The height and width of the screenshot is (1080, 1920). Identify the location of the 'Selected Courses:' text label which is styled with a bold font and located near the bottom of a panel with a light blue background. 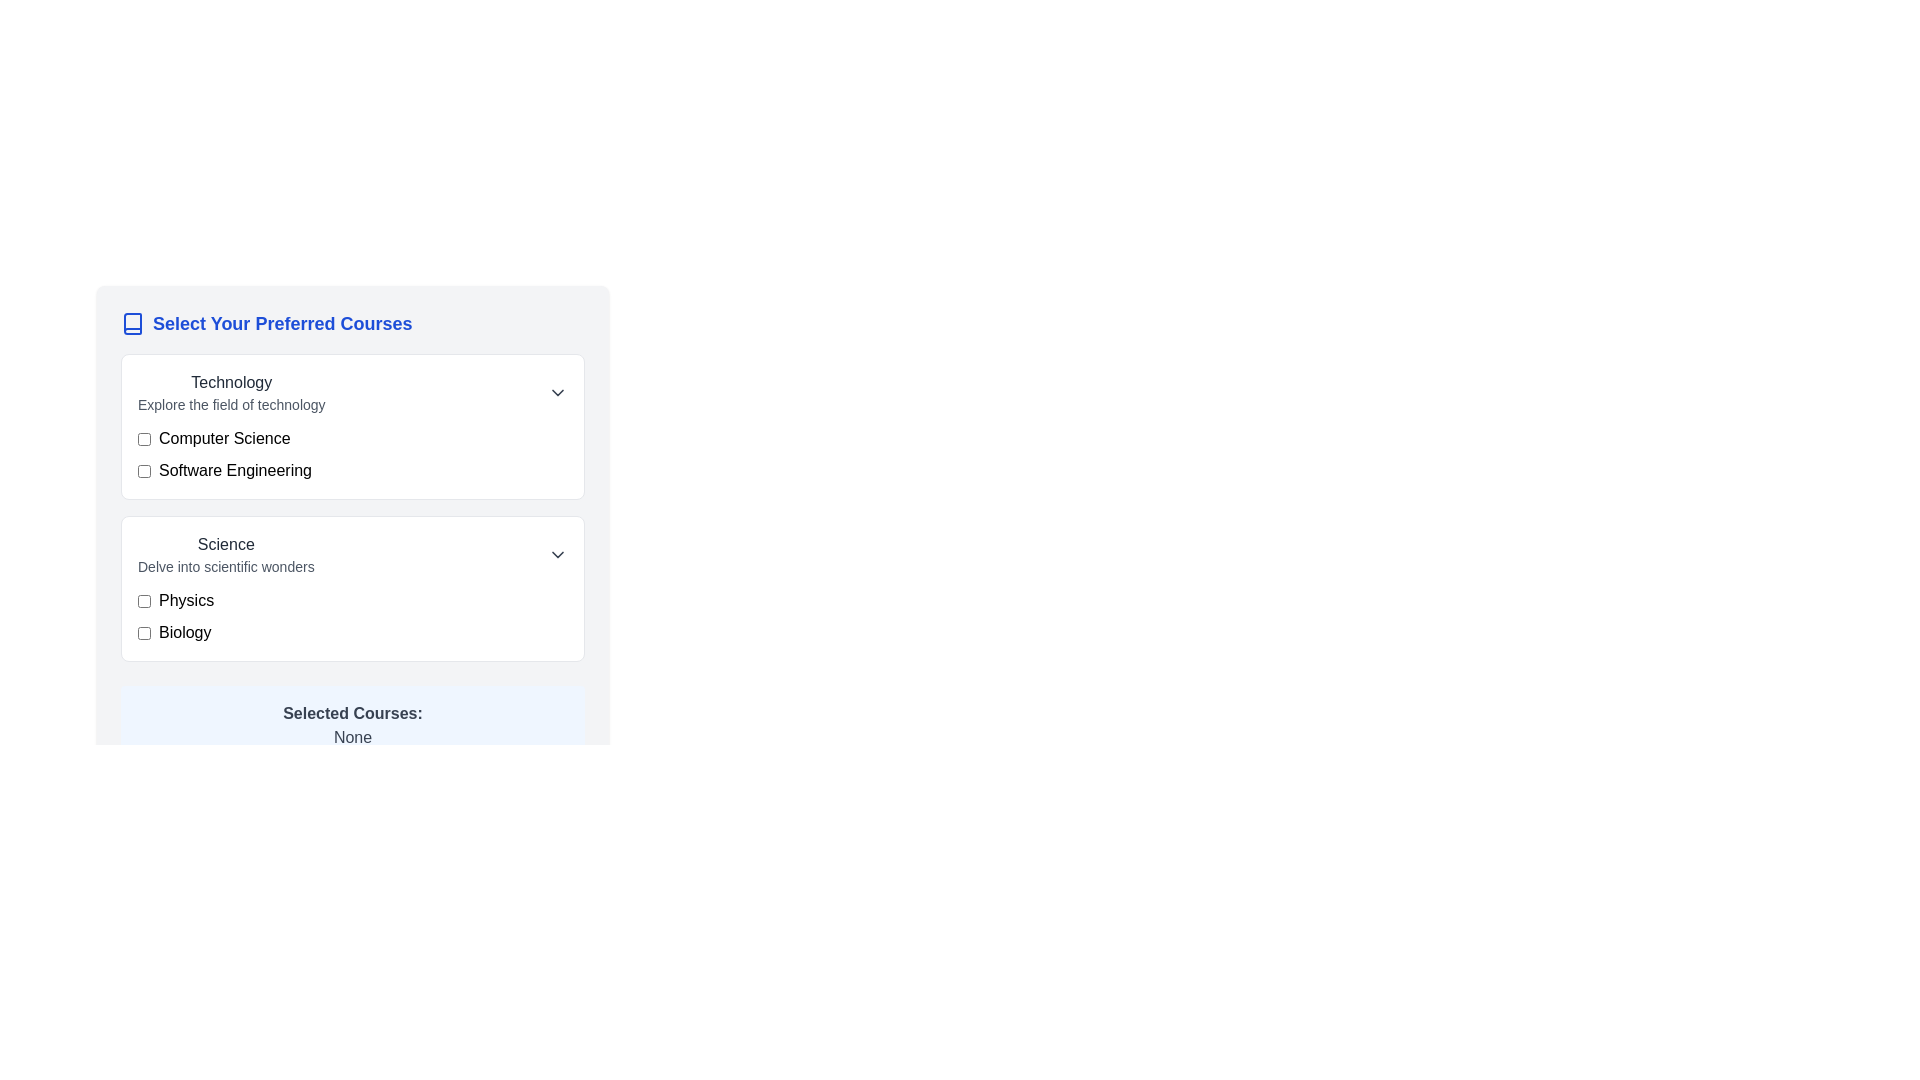
(353, 712).